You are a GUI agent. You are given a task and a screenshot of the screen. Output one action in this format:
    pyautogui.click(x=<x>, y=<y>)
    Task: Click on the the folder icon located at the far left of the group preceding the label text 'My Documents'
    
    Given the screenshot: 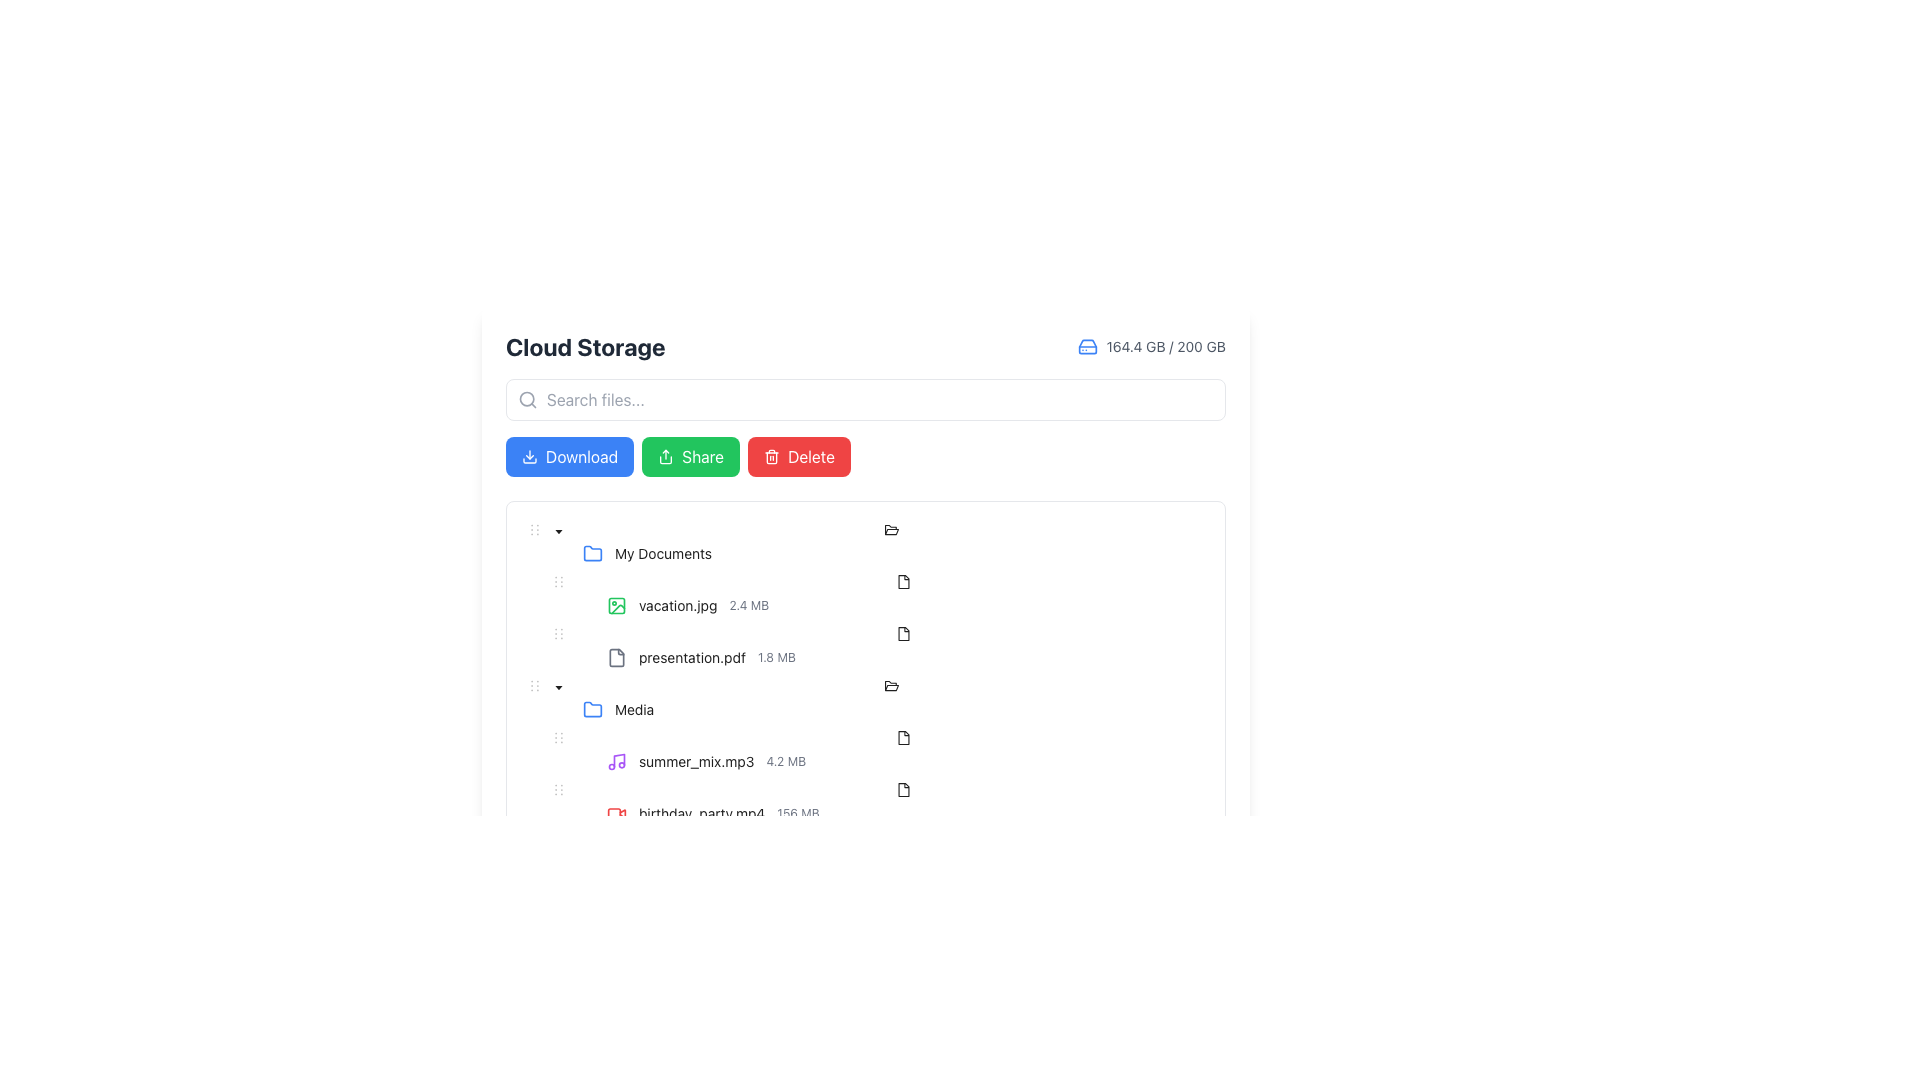 What is the action you would take?
    pyautogui.click(x=592, y=554)
    